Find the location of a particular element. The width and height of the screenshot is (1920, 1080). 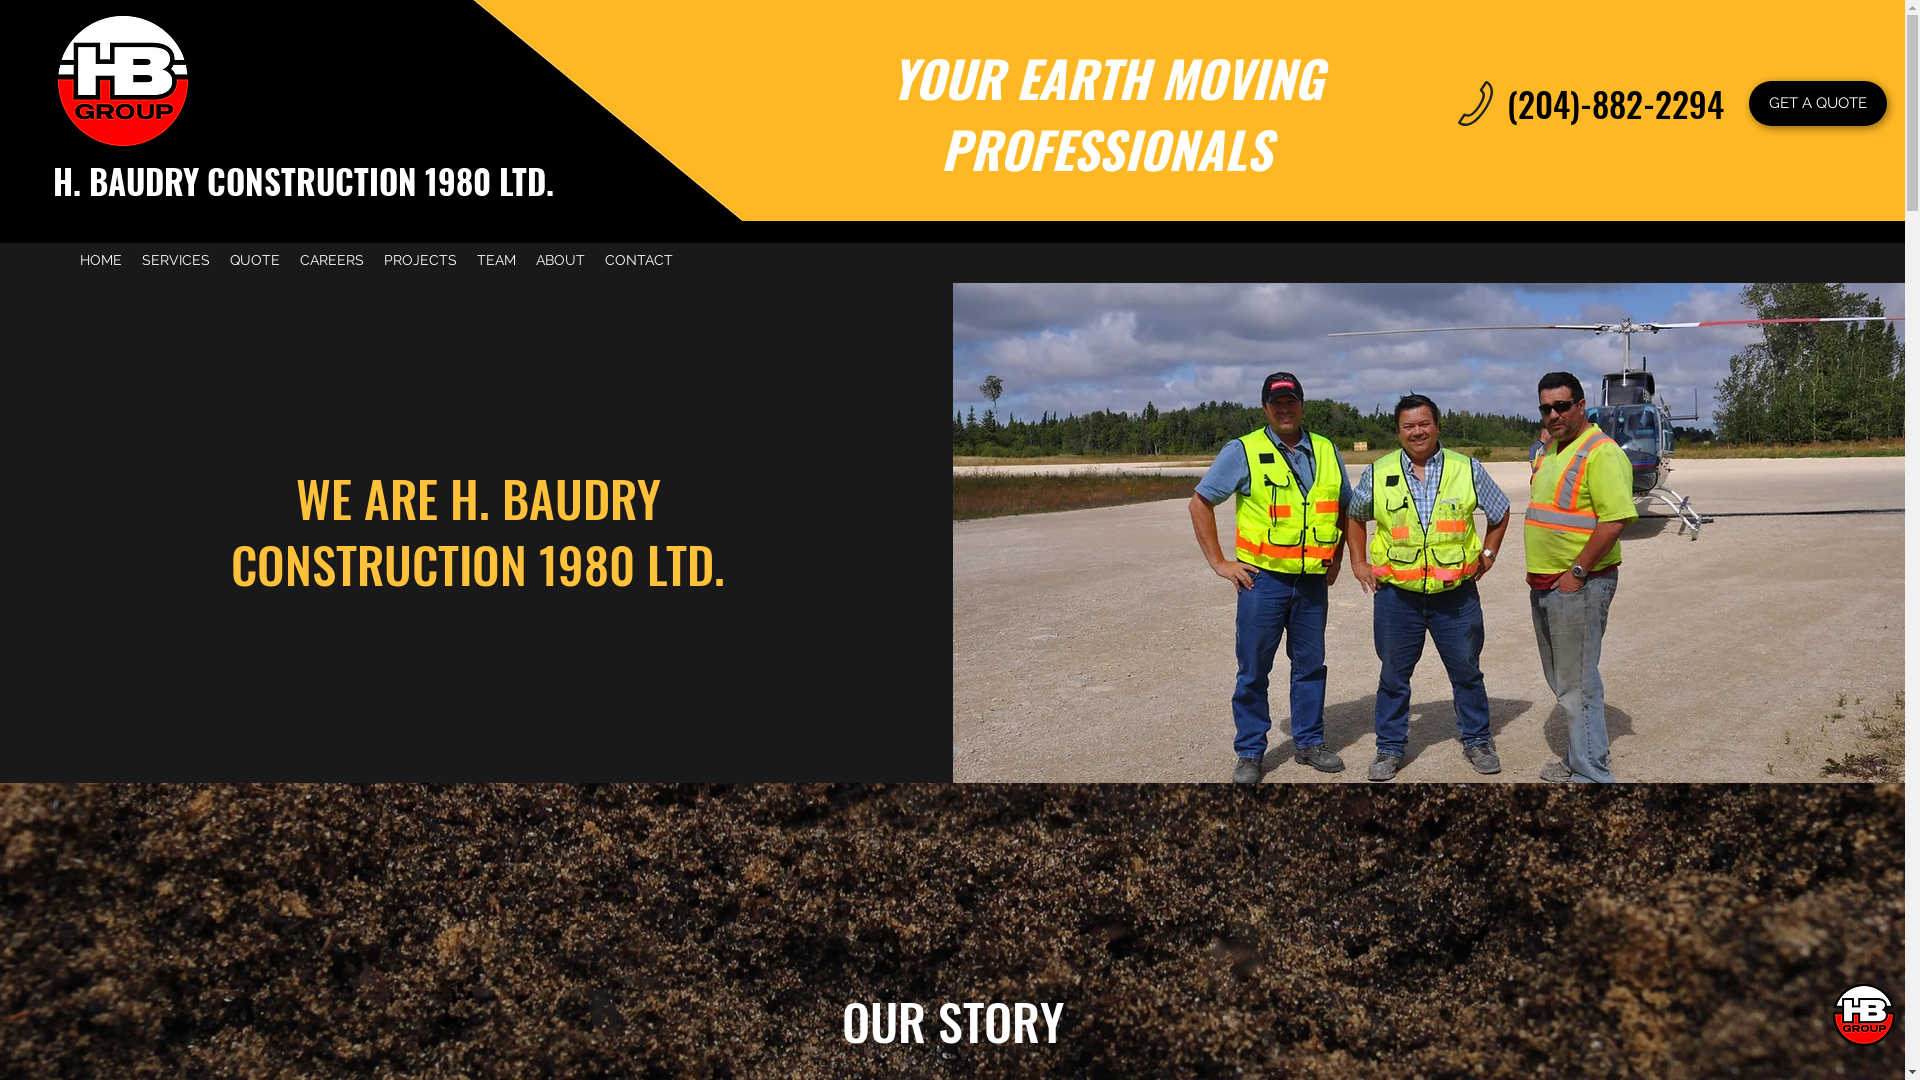

'ABOUT' is located at coordinates (560, 258).